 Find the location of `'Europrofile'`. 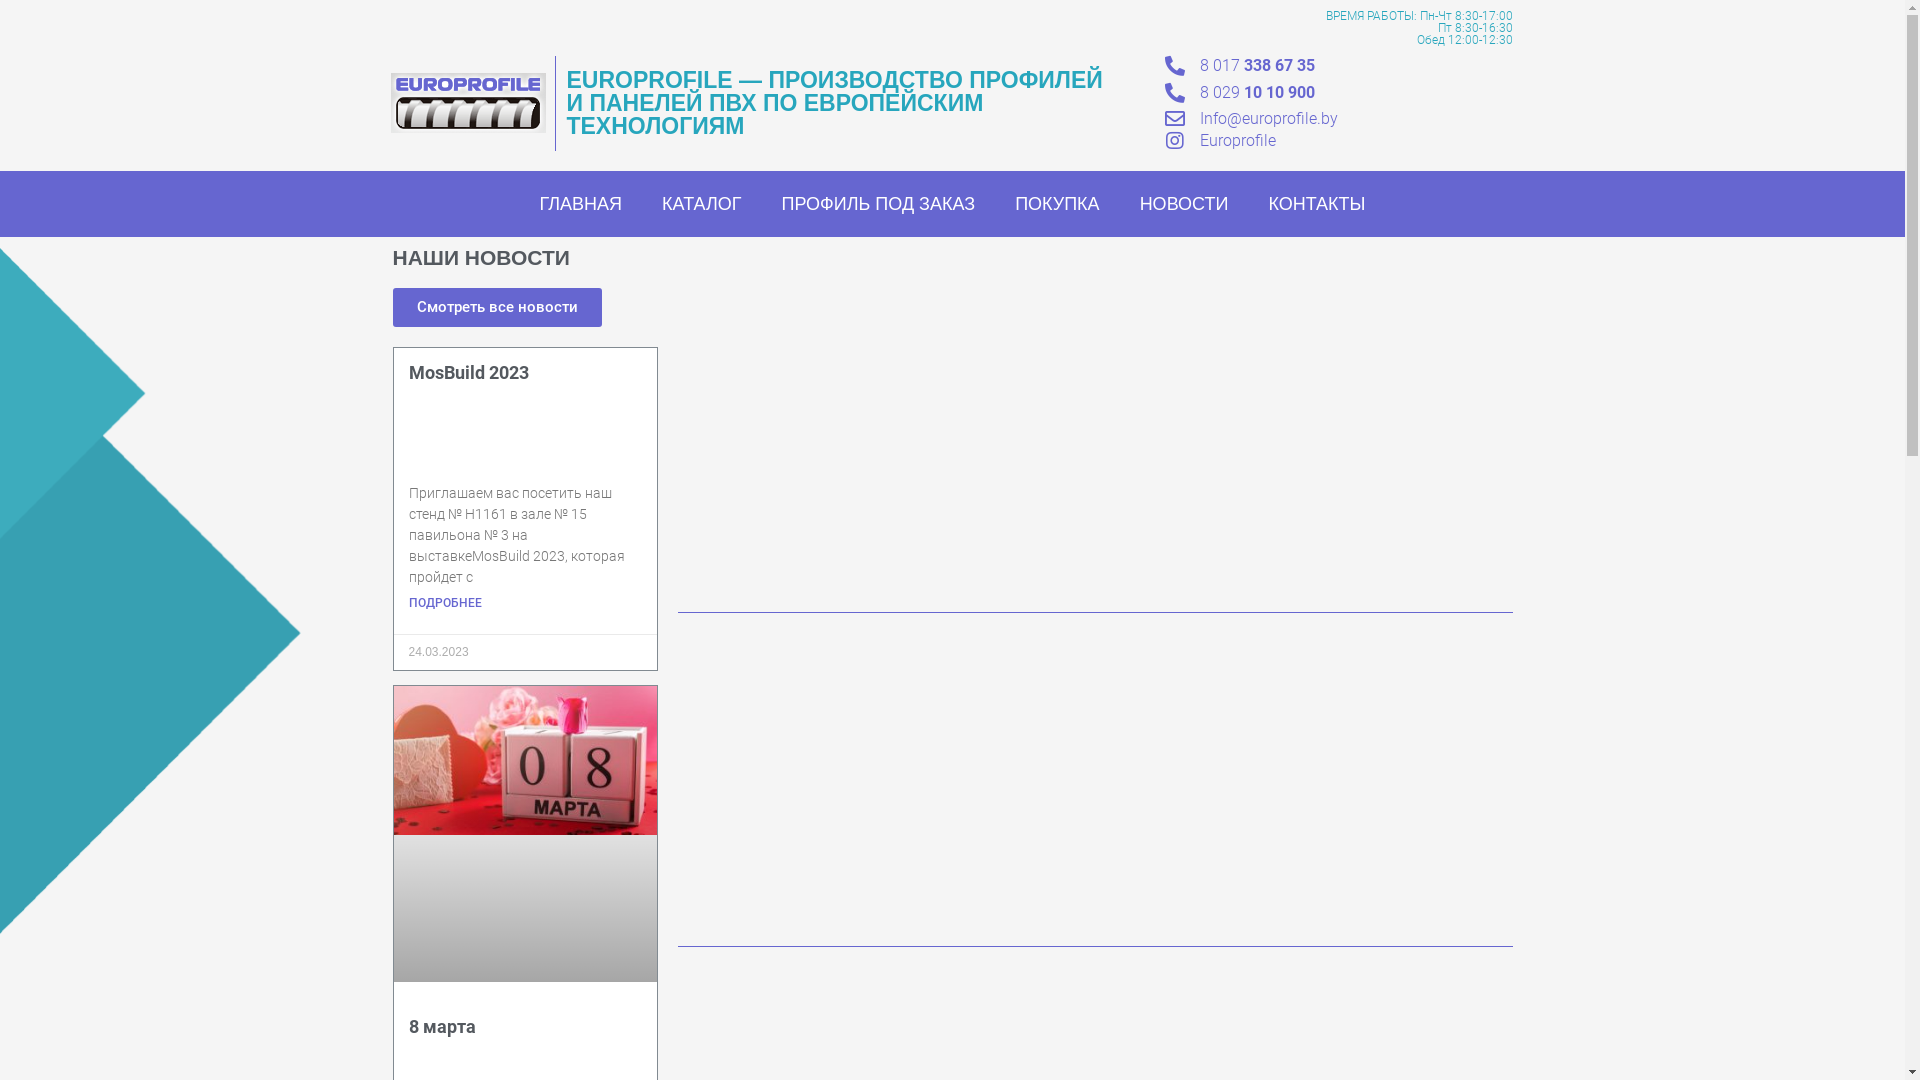

'Europrofile' is located at coordinates (1237, 139).